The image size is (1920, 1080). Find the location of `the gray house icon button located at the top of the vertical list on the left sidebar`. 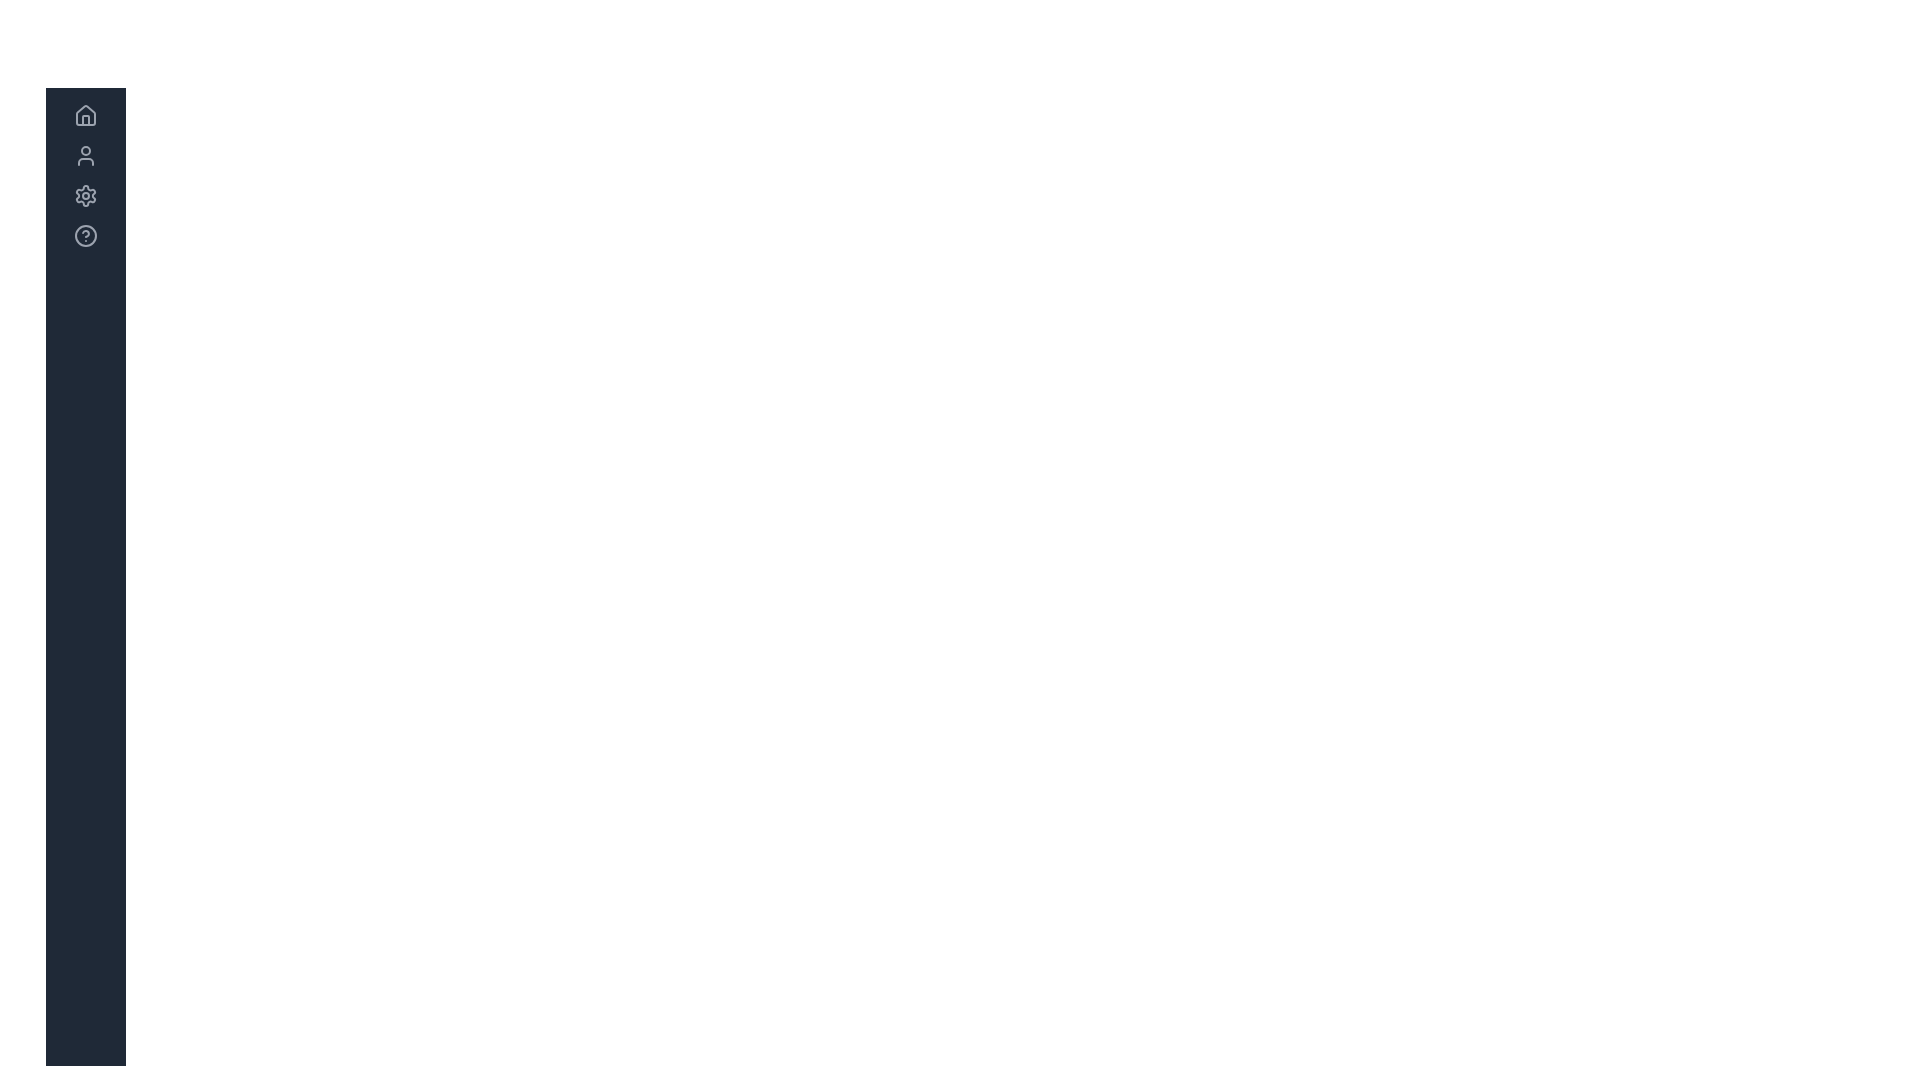

the gray house icon button located at the top of the vertical list on the left sidebar is located at coordinates (85, 115).